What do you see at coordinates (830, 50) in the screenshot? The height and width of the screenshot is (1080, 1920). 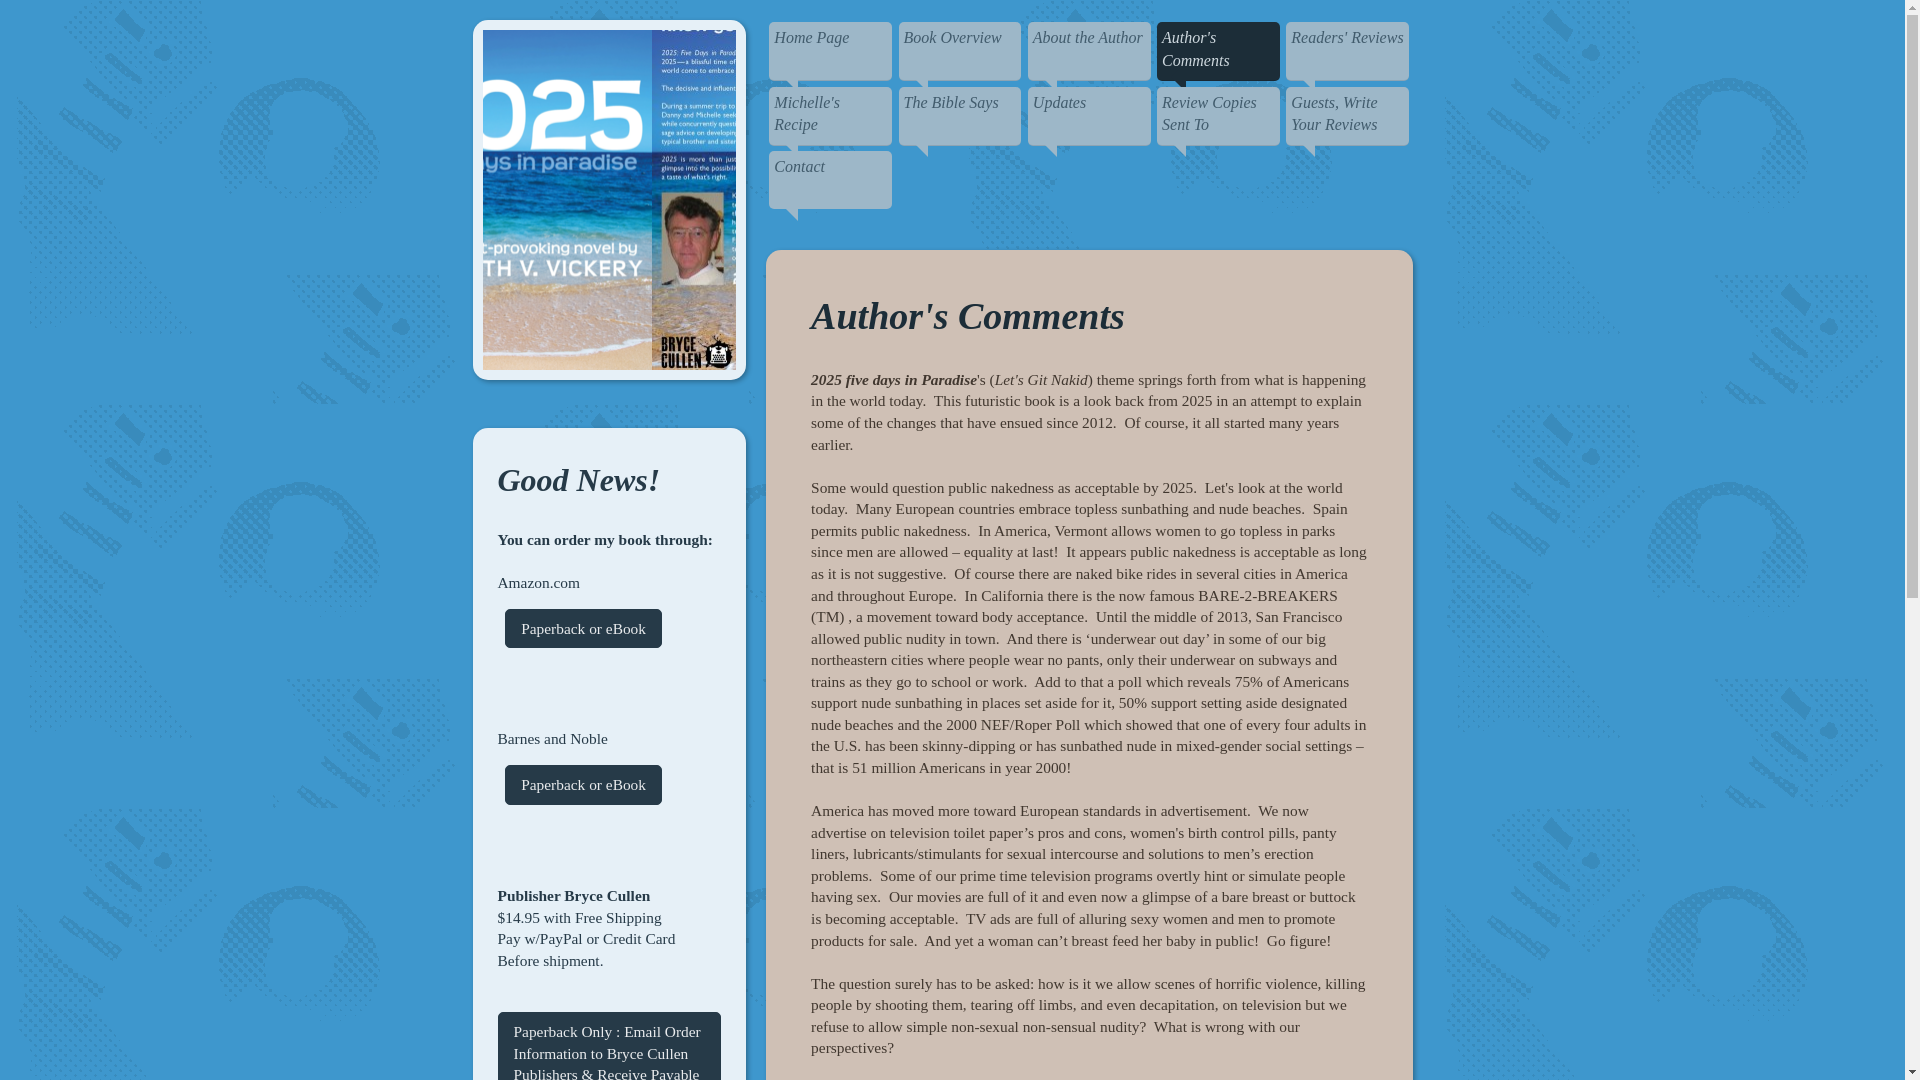 I see `'Home Page'` at bounding box center [830, 50].